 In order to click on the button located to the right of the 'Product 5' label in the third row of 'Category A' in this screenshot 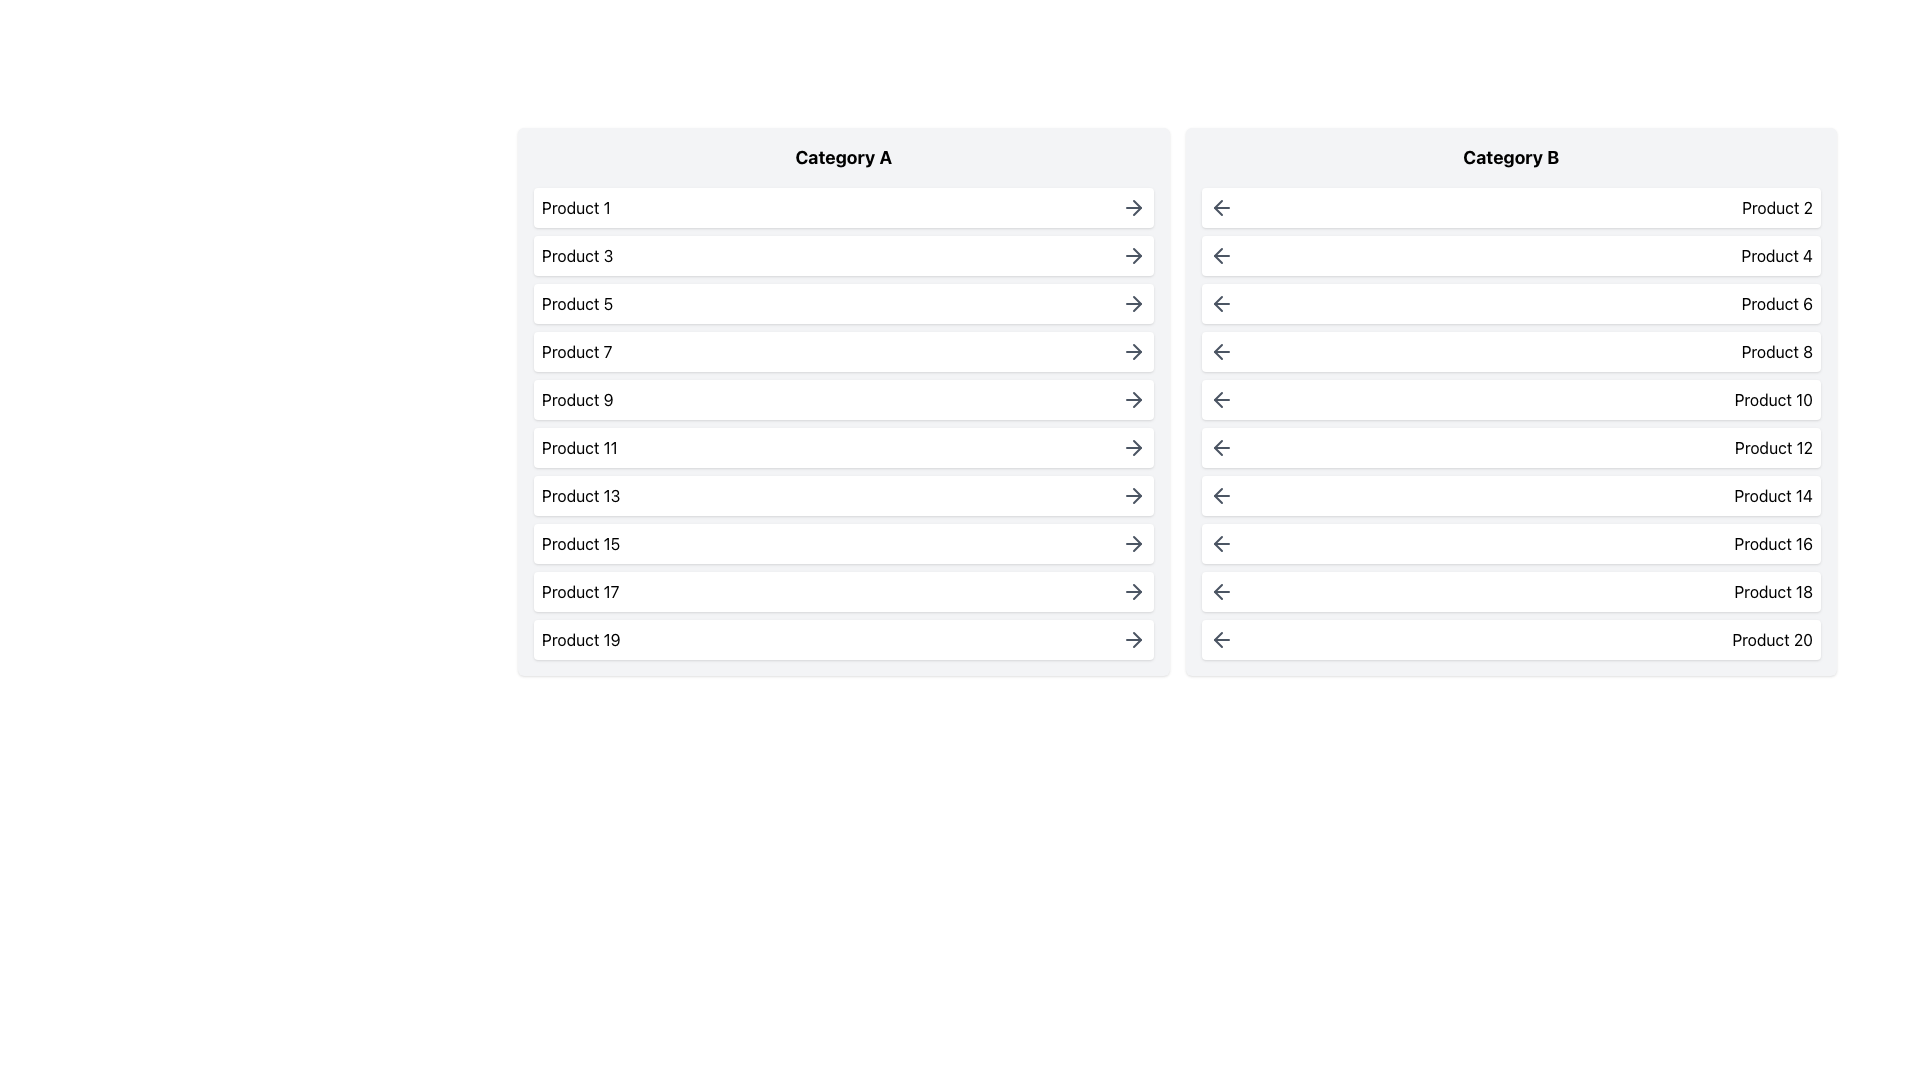, I will do `click(1133, 304)`.